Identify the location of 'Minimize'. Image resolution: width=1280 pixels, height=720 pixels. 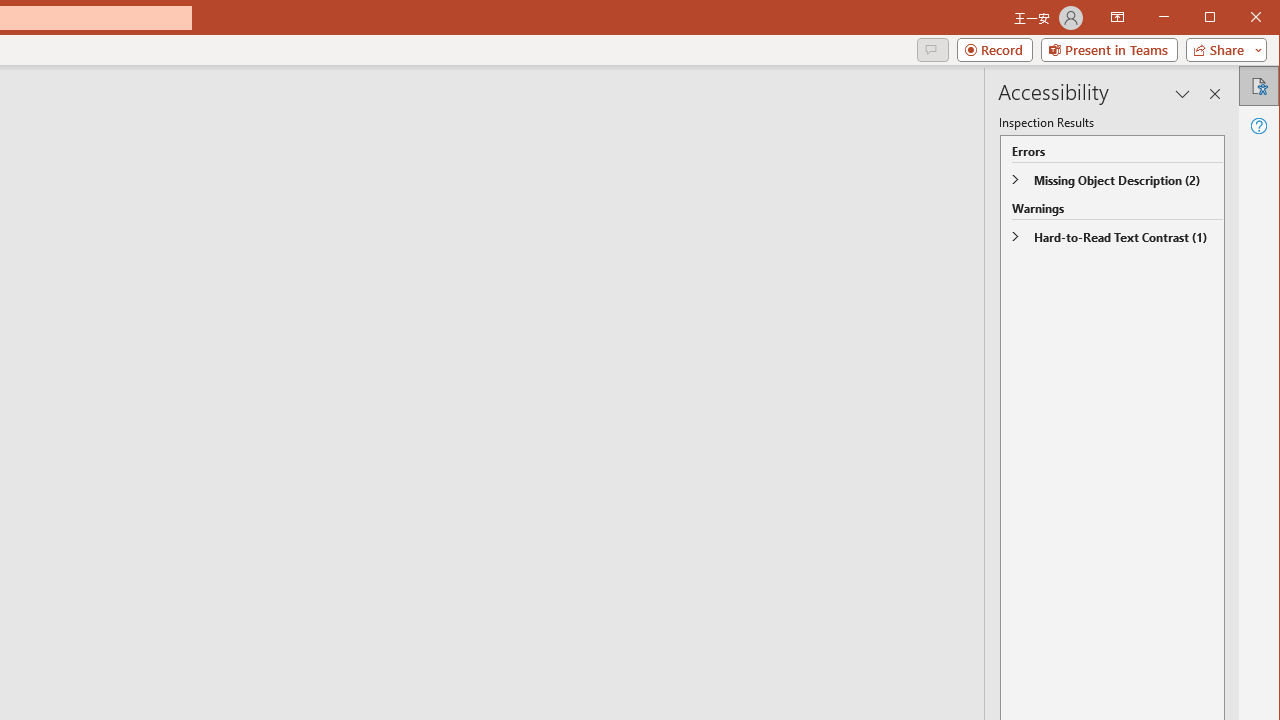
(1215, 19).